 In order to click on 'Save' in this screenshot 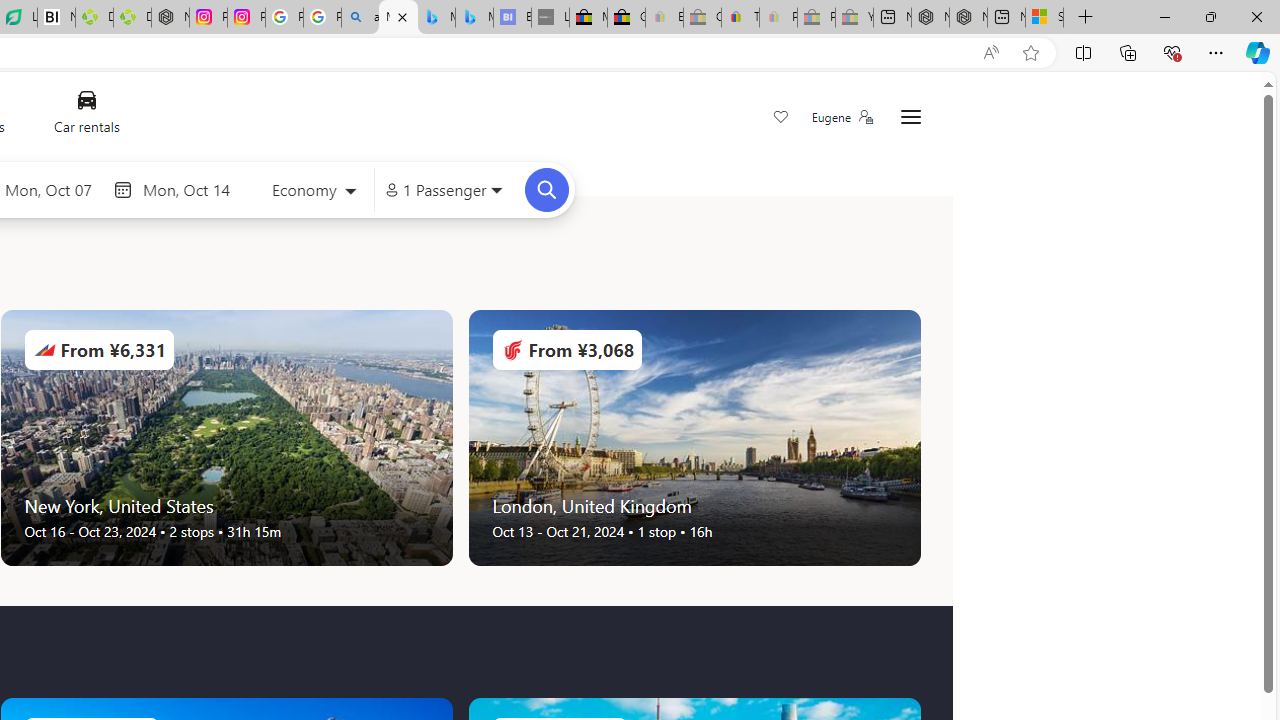, I will do `click(779, 118)`.